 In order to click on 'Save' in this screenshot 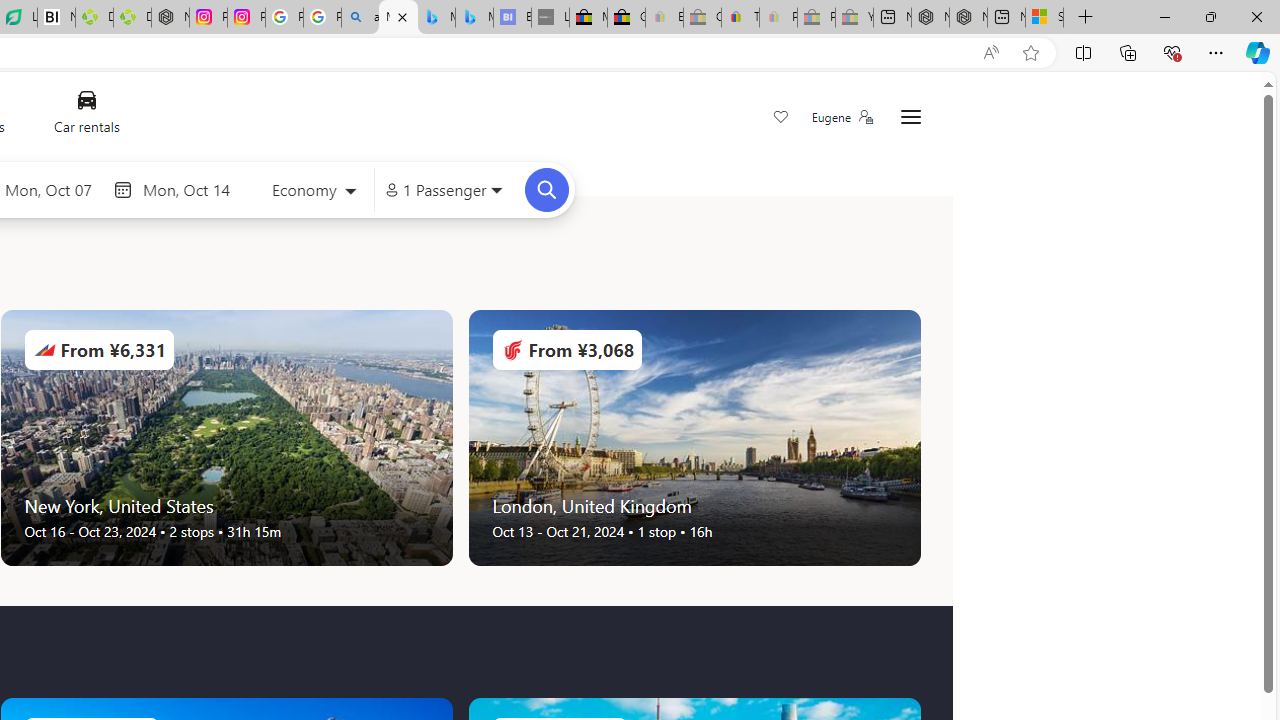, I will do `click(779, 118)`.